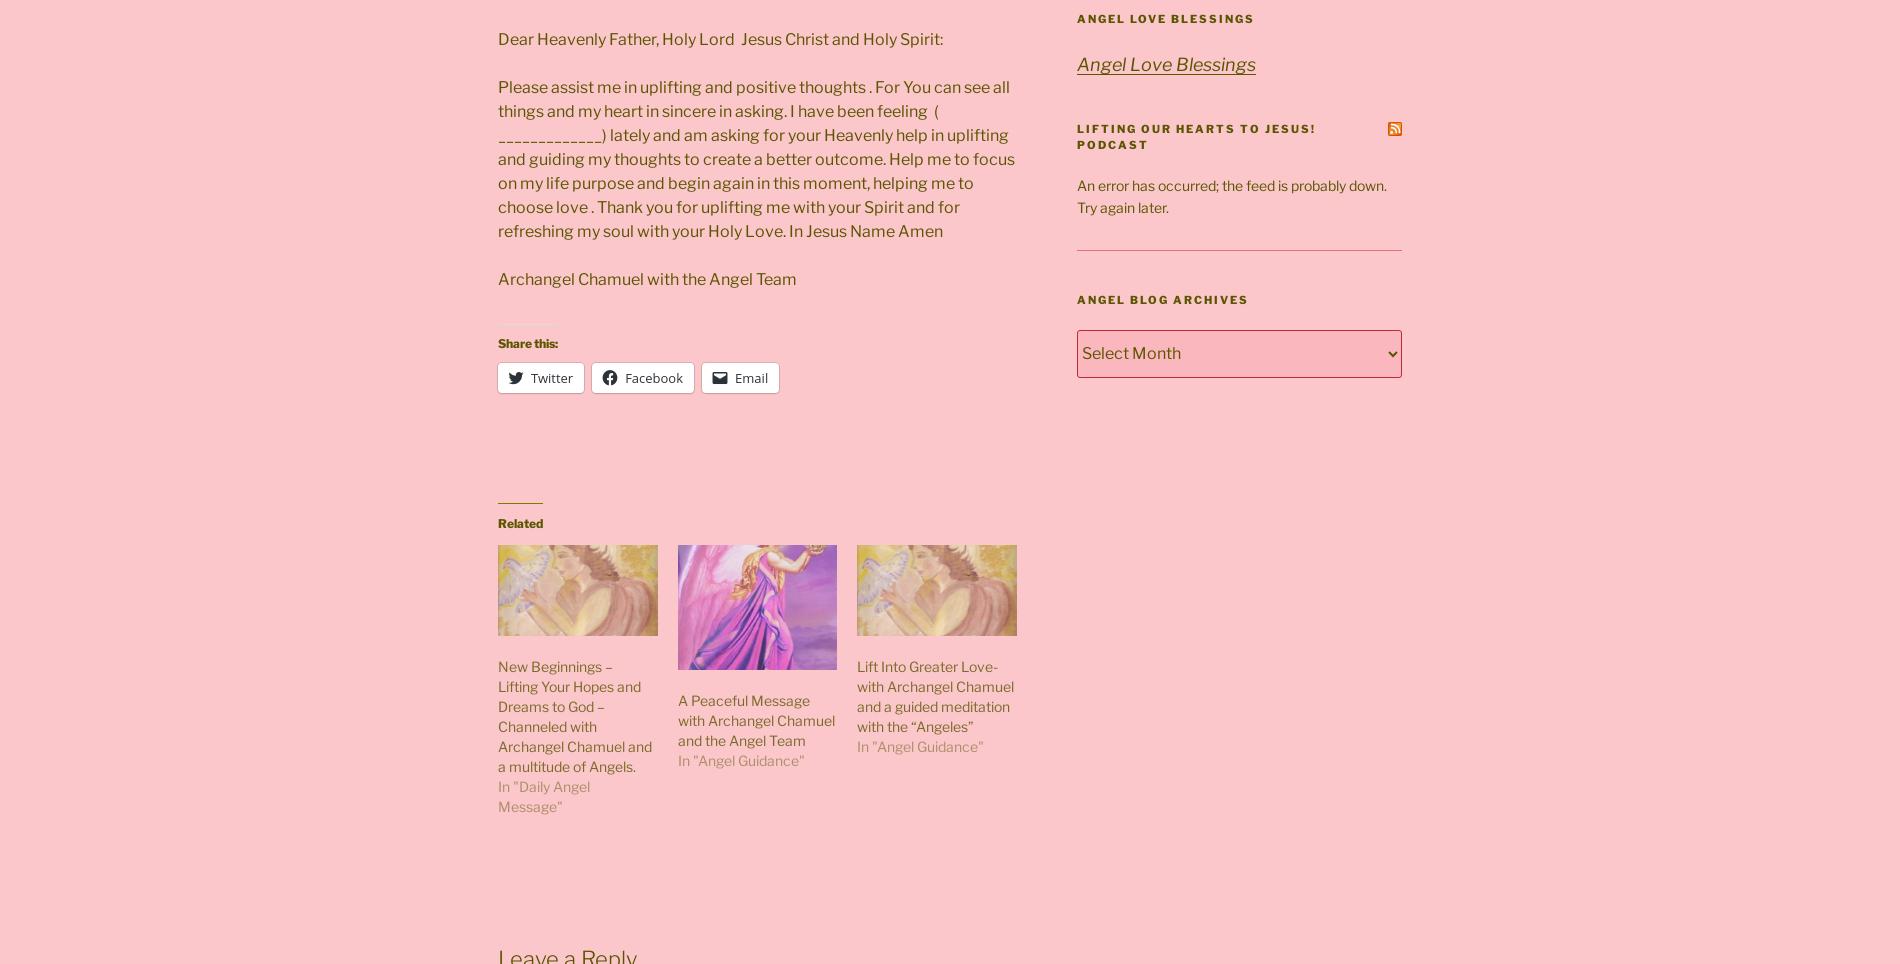 This screenshot has height=964, width=1900. I want to click on 'Related', so click(520, 521).